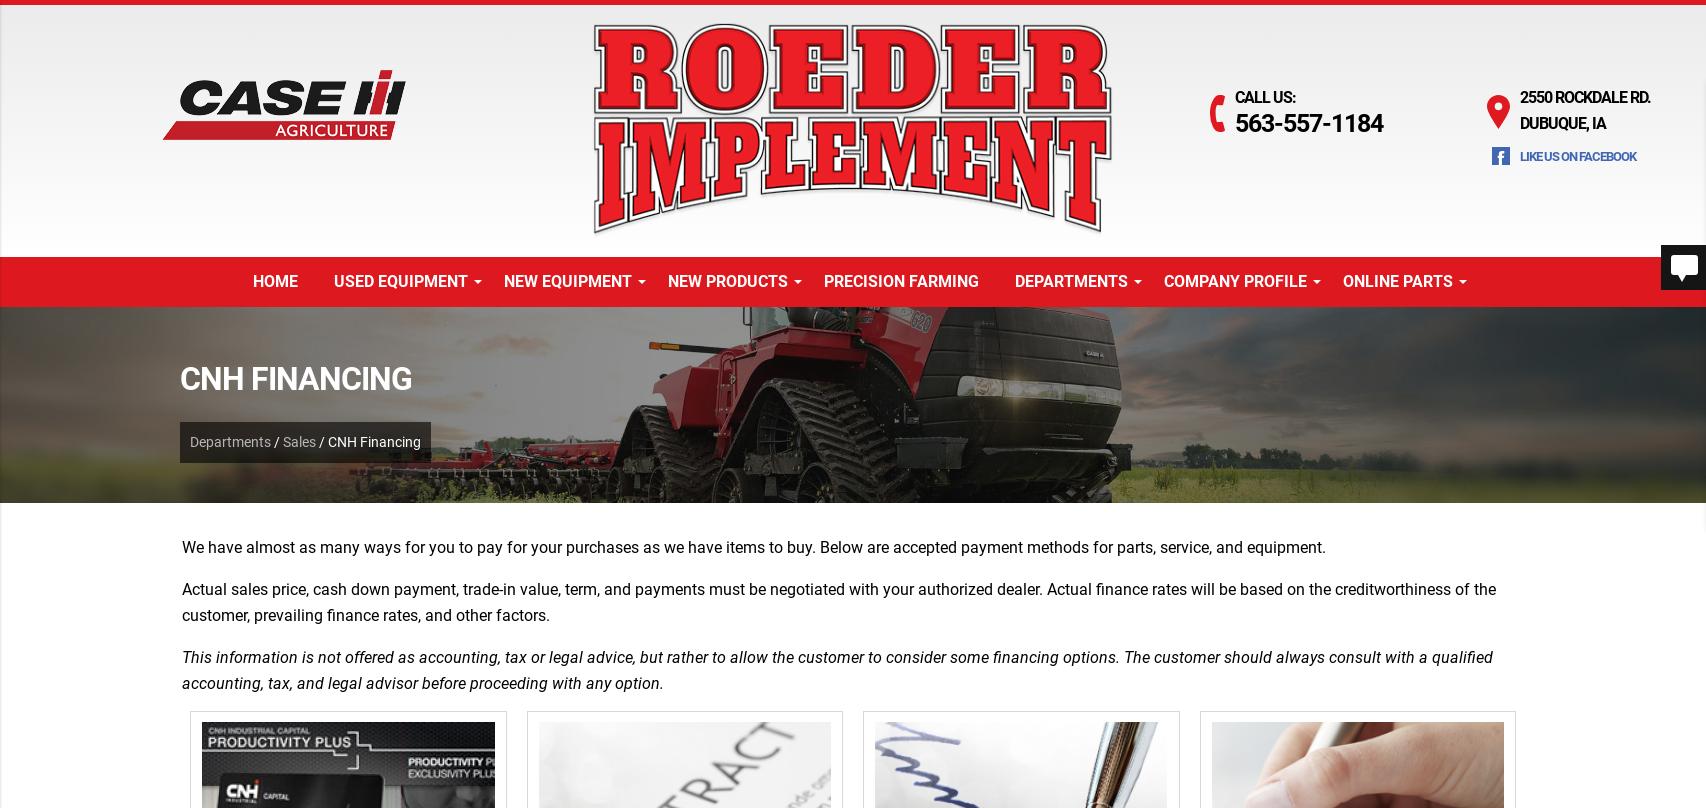 This screenshot has height=808, width=1706. Describe the element at coordinates (566, 280) in the screenshot. I see `'New Equipment'` at that location.